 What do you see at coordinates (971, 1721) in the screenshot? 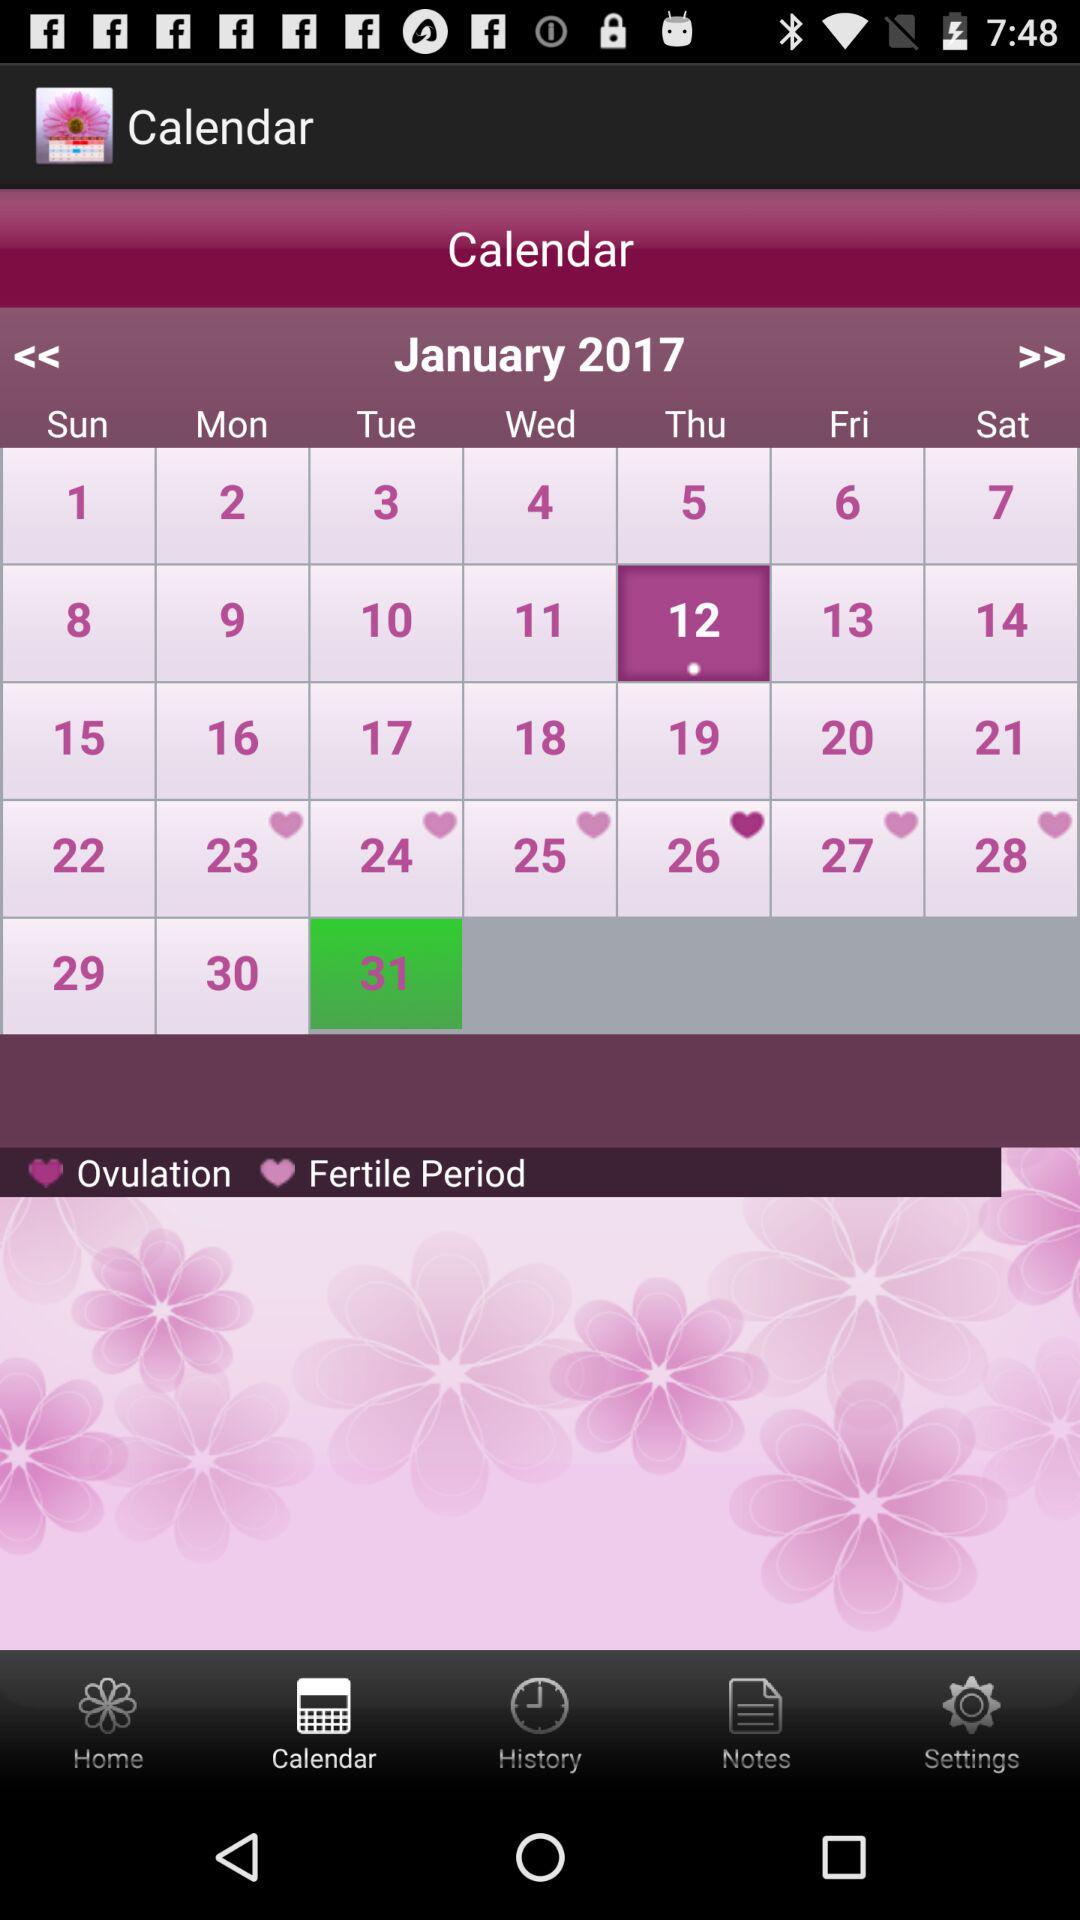
I see `setting option` at bounding box center [971, 1721].